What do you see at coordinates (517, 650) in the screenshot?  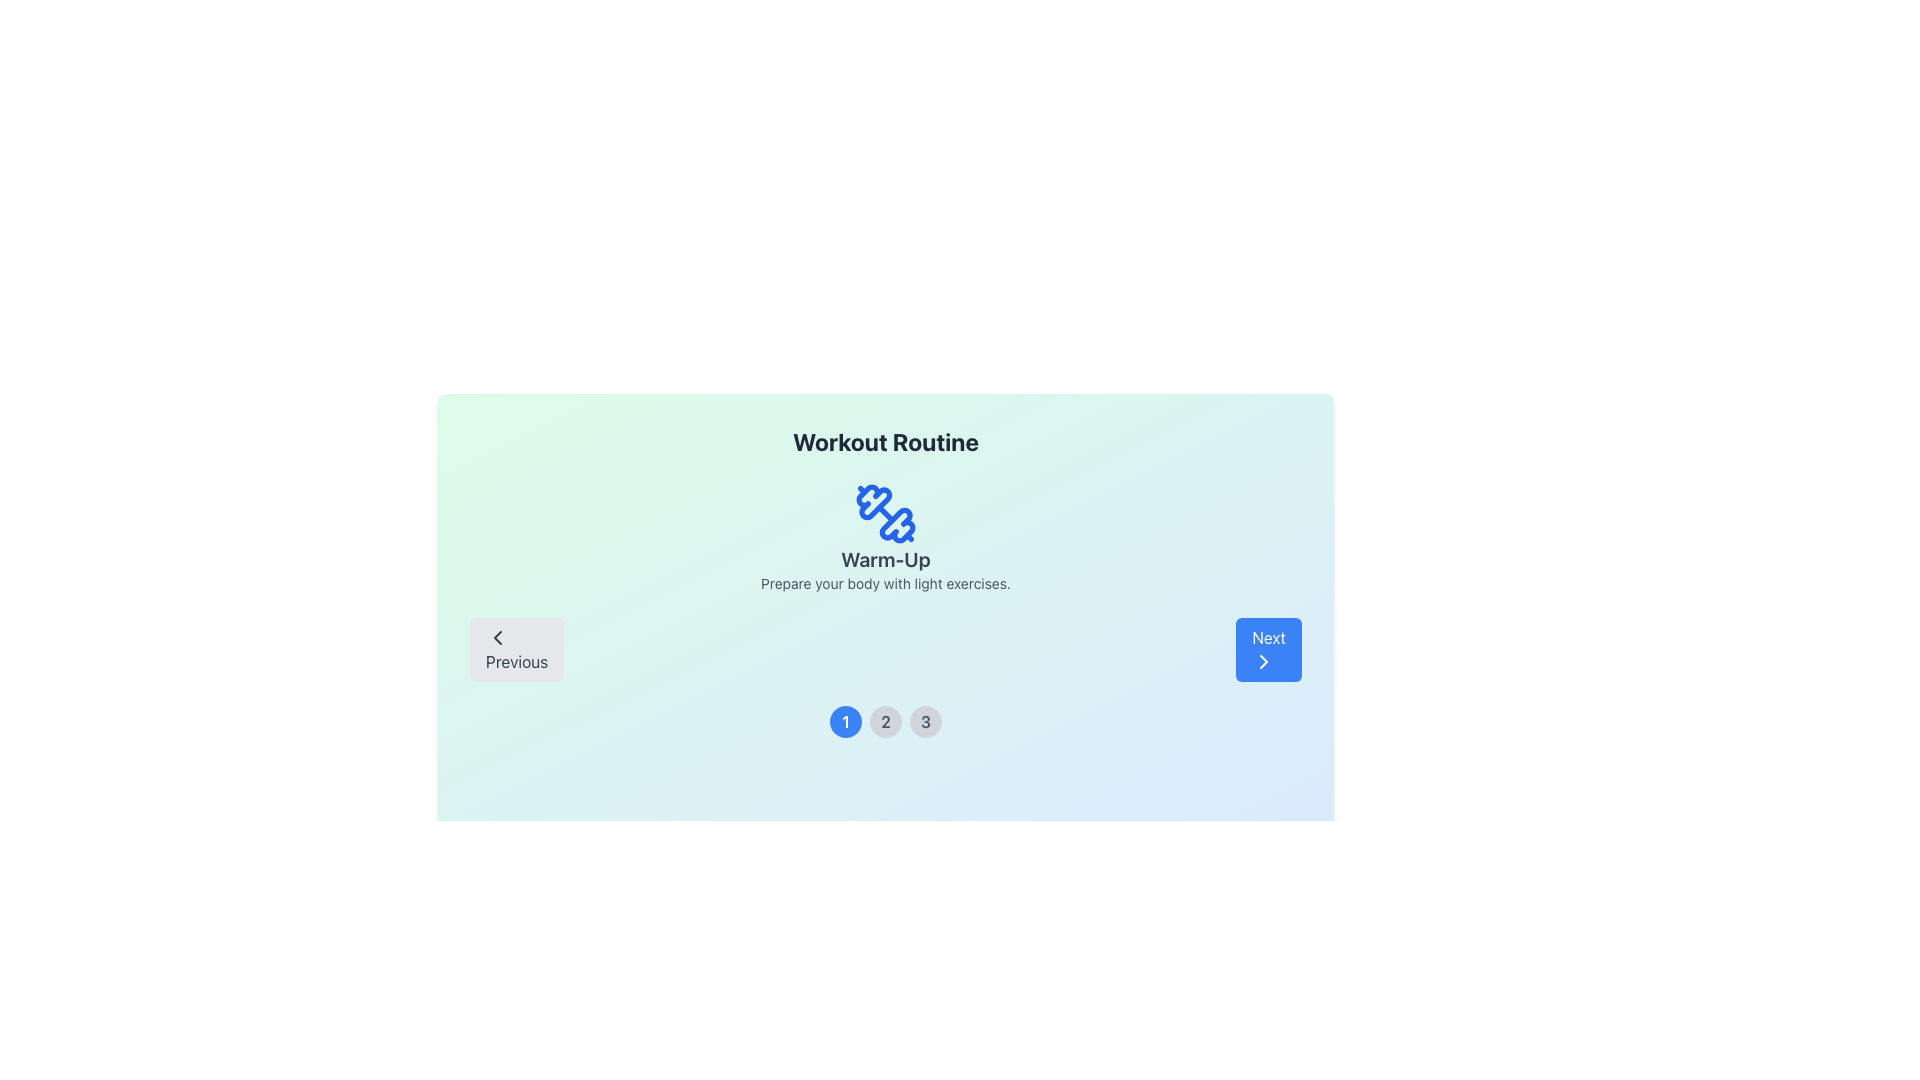 I see `the 'Previous' button with a gray background and a left-pointing chevron icon` at bounding box center [517, 650].